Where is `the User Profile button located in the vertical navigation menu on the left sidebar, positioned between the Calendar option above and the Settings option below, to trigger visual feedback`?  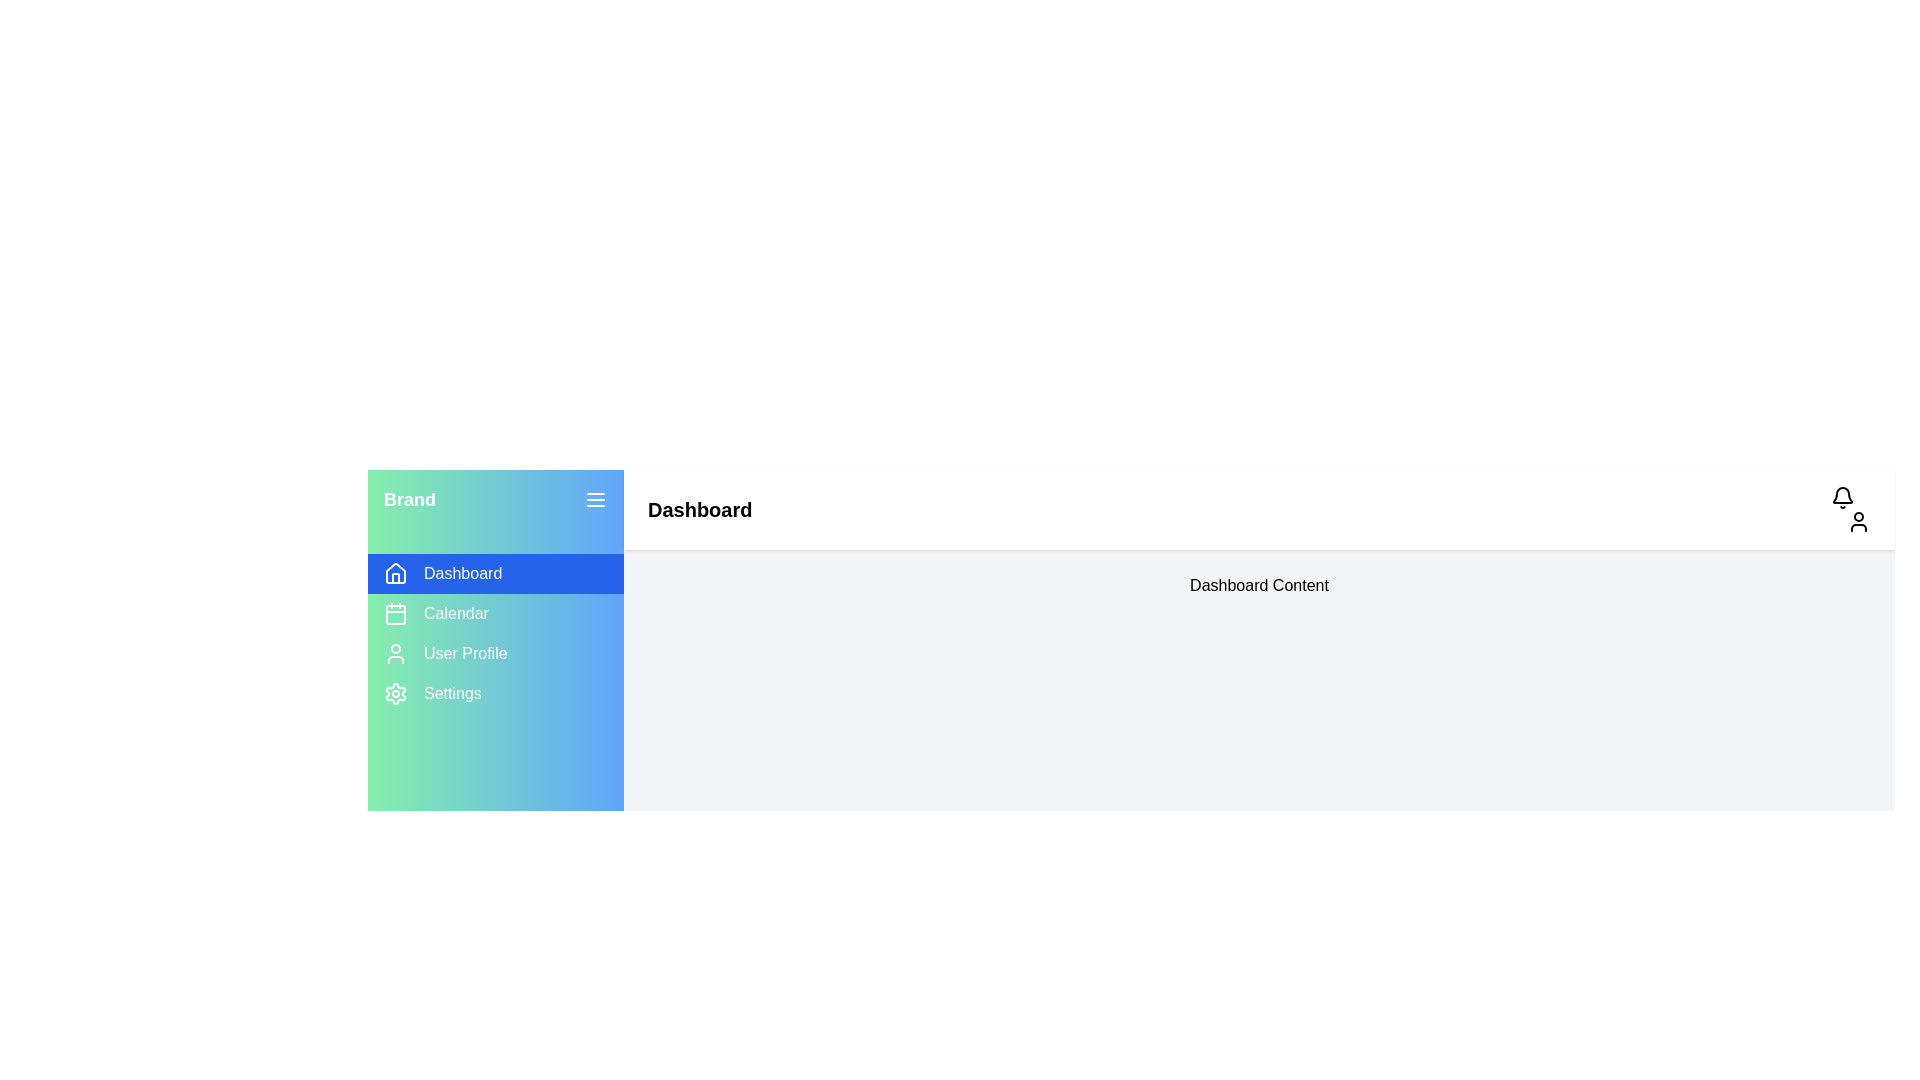 the User Profile button located in the vertical navigation menu on the left sidebar, positioned between the Calendar option above and the Settings option below, to trigger visual feedback is located at coordinates (495, 654).